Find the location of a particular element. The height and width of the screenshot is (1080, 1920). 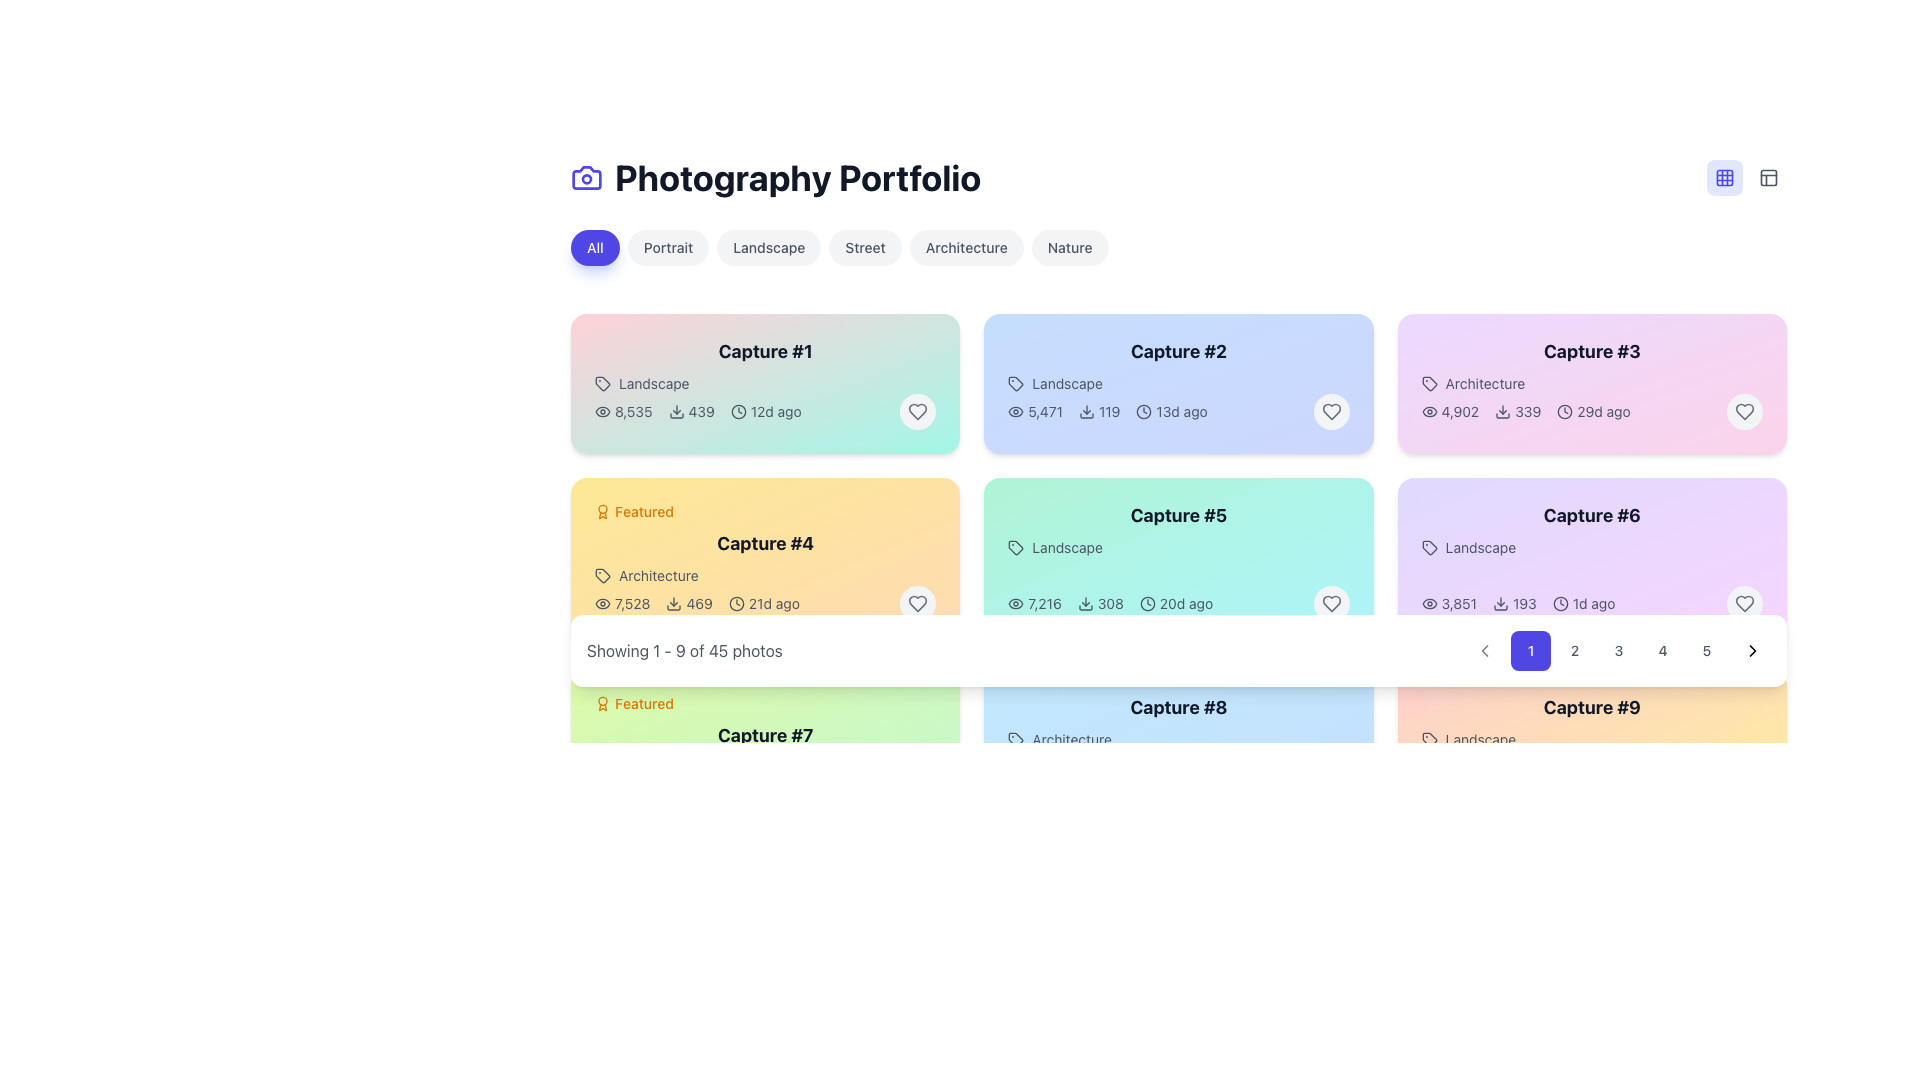

'Landscape' text label, which is styled in gray and located below the heading 'Capture #9' in the last card of the grid layout is located at coordinates (1591, 740).